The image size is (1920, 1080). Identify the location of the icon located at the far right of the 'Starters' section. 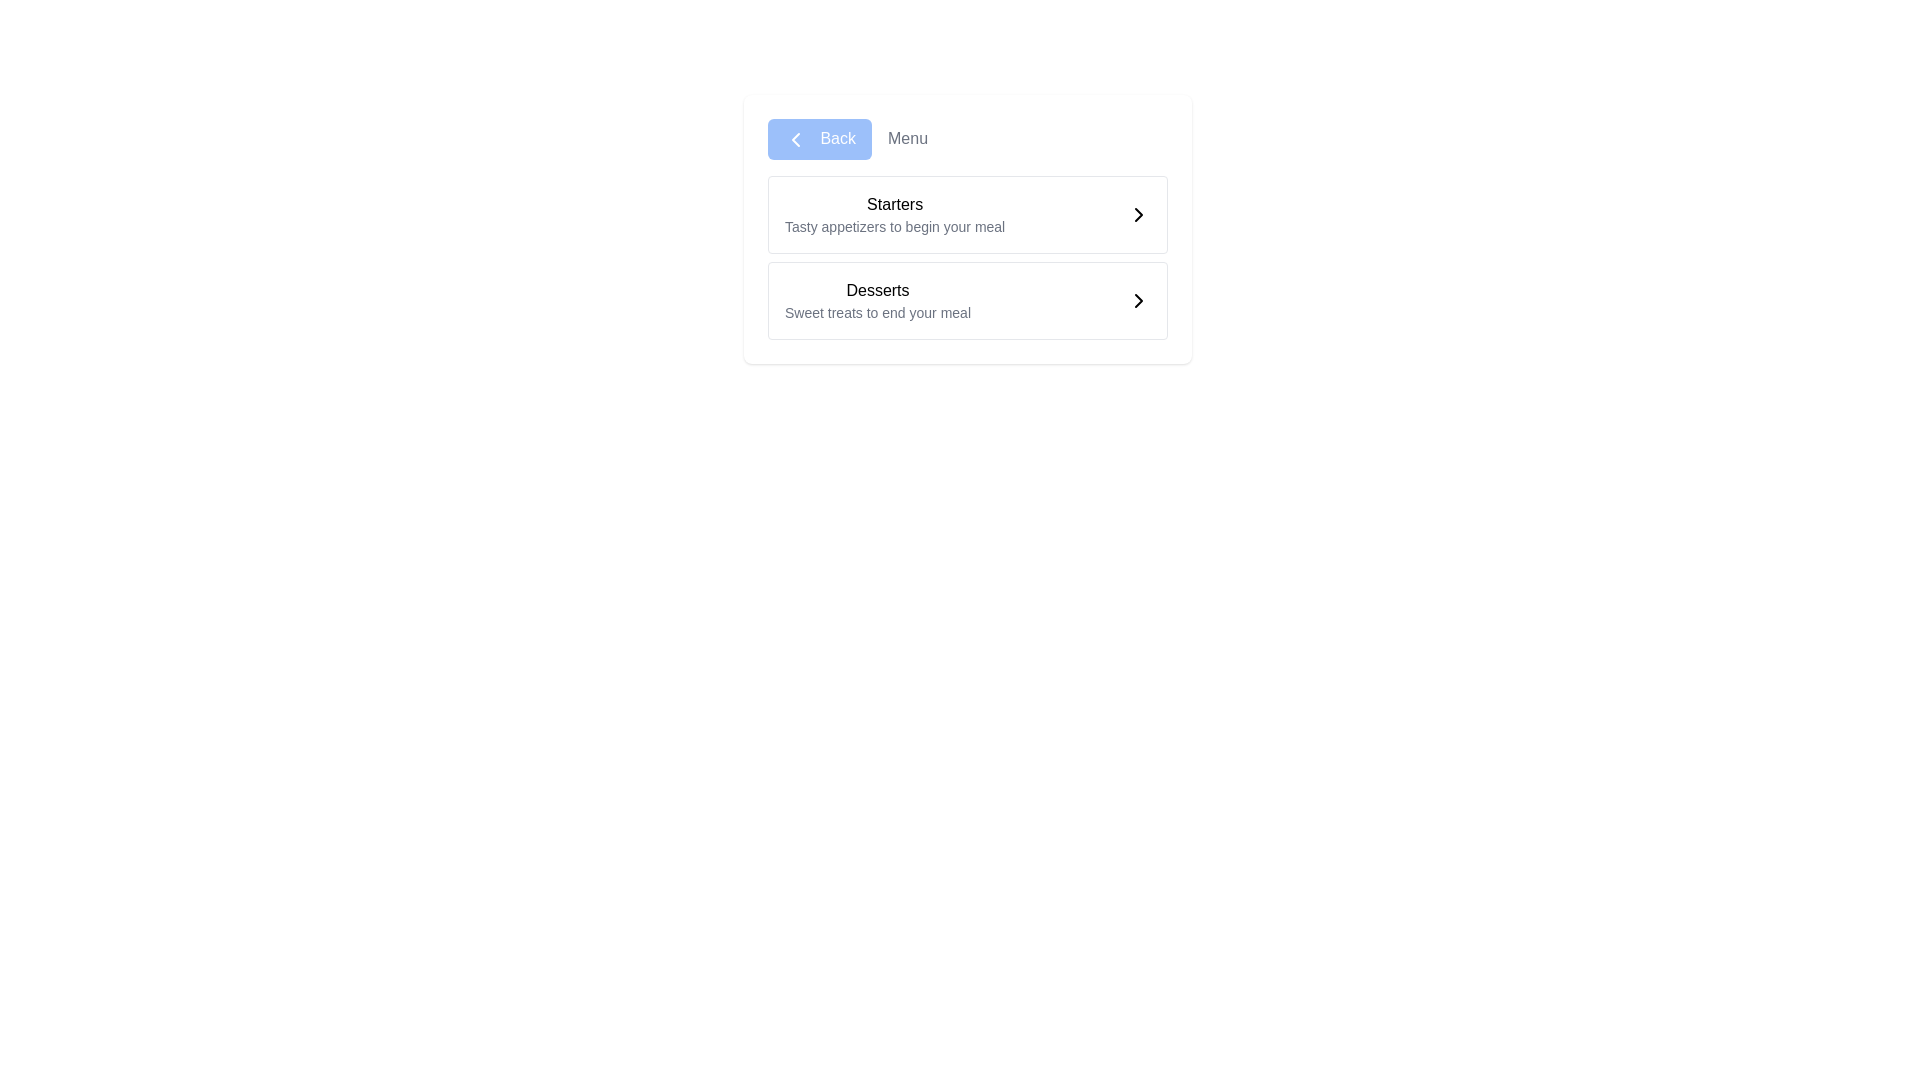
(1138, 213).